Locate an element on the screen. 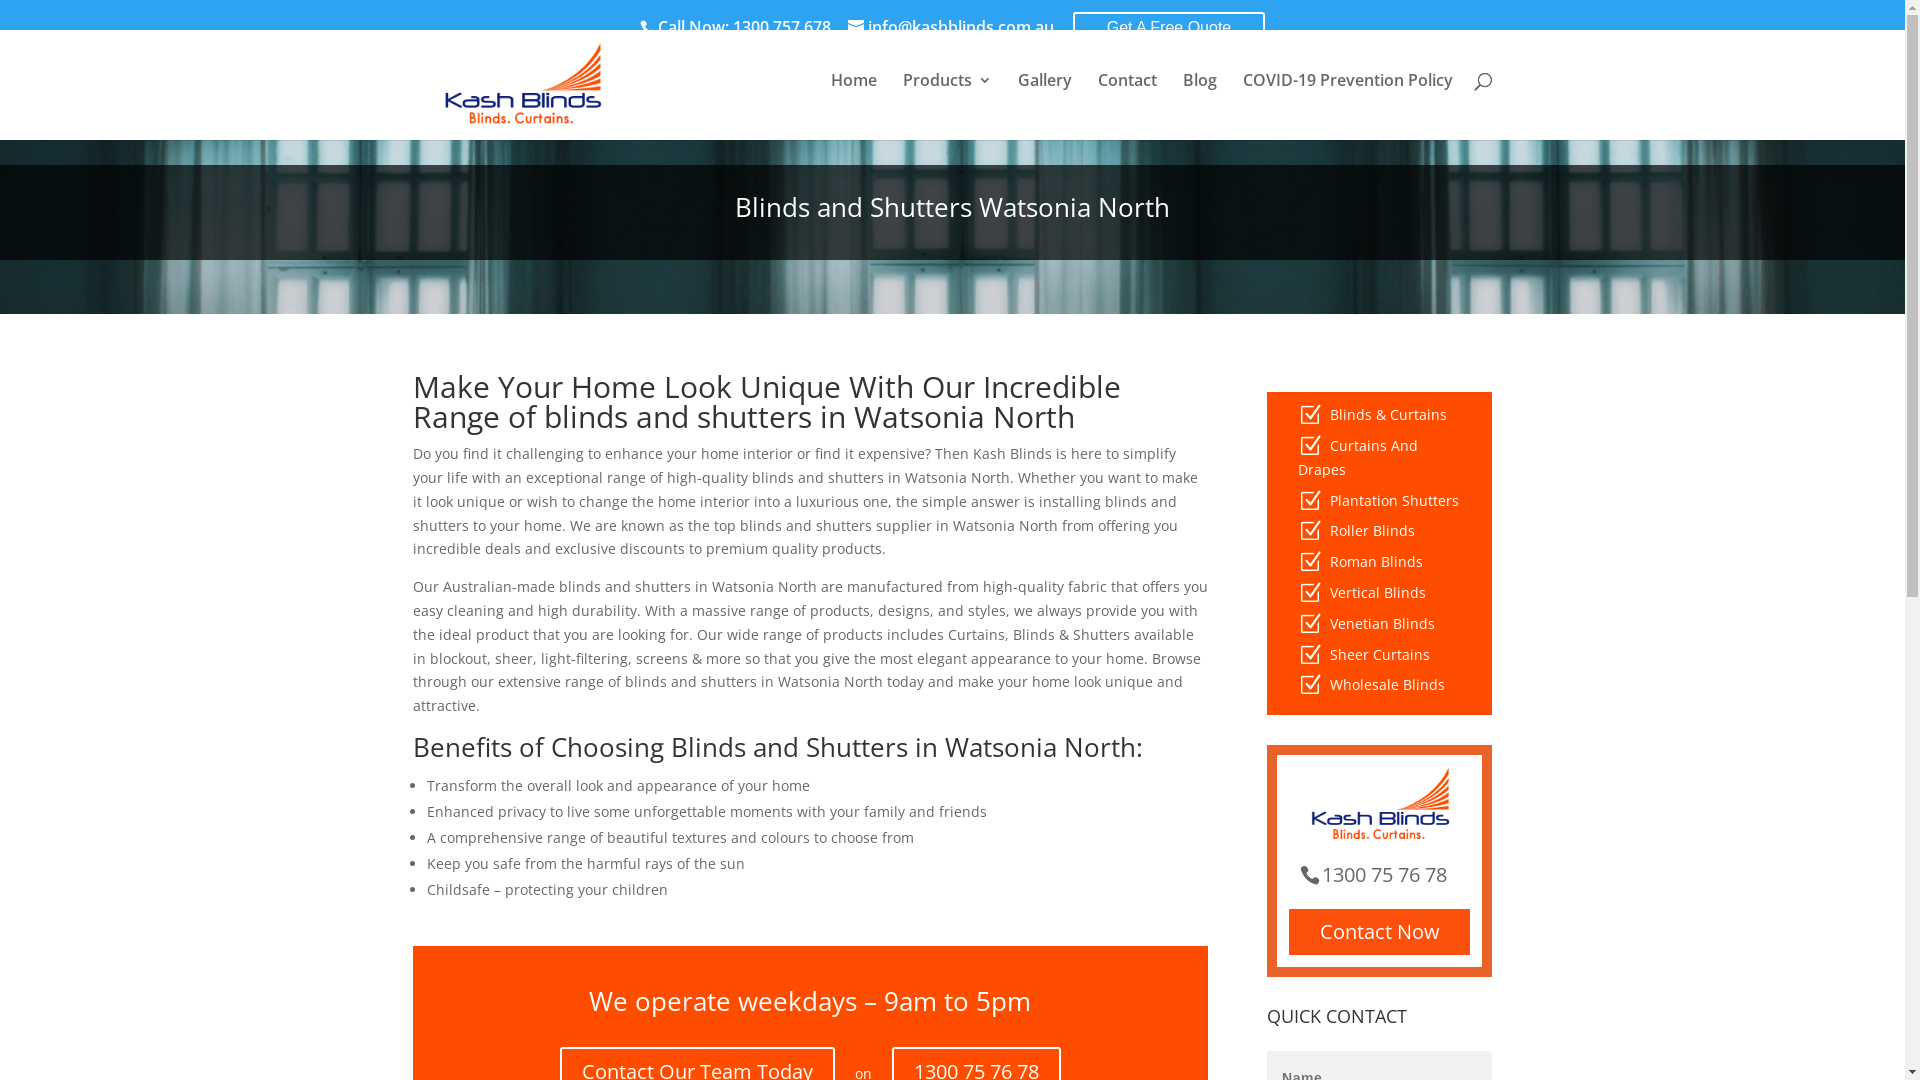  'Venetian Blinds' is located at coordinates (1381, 622).